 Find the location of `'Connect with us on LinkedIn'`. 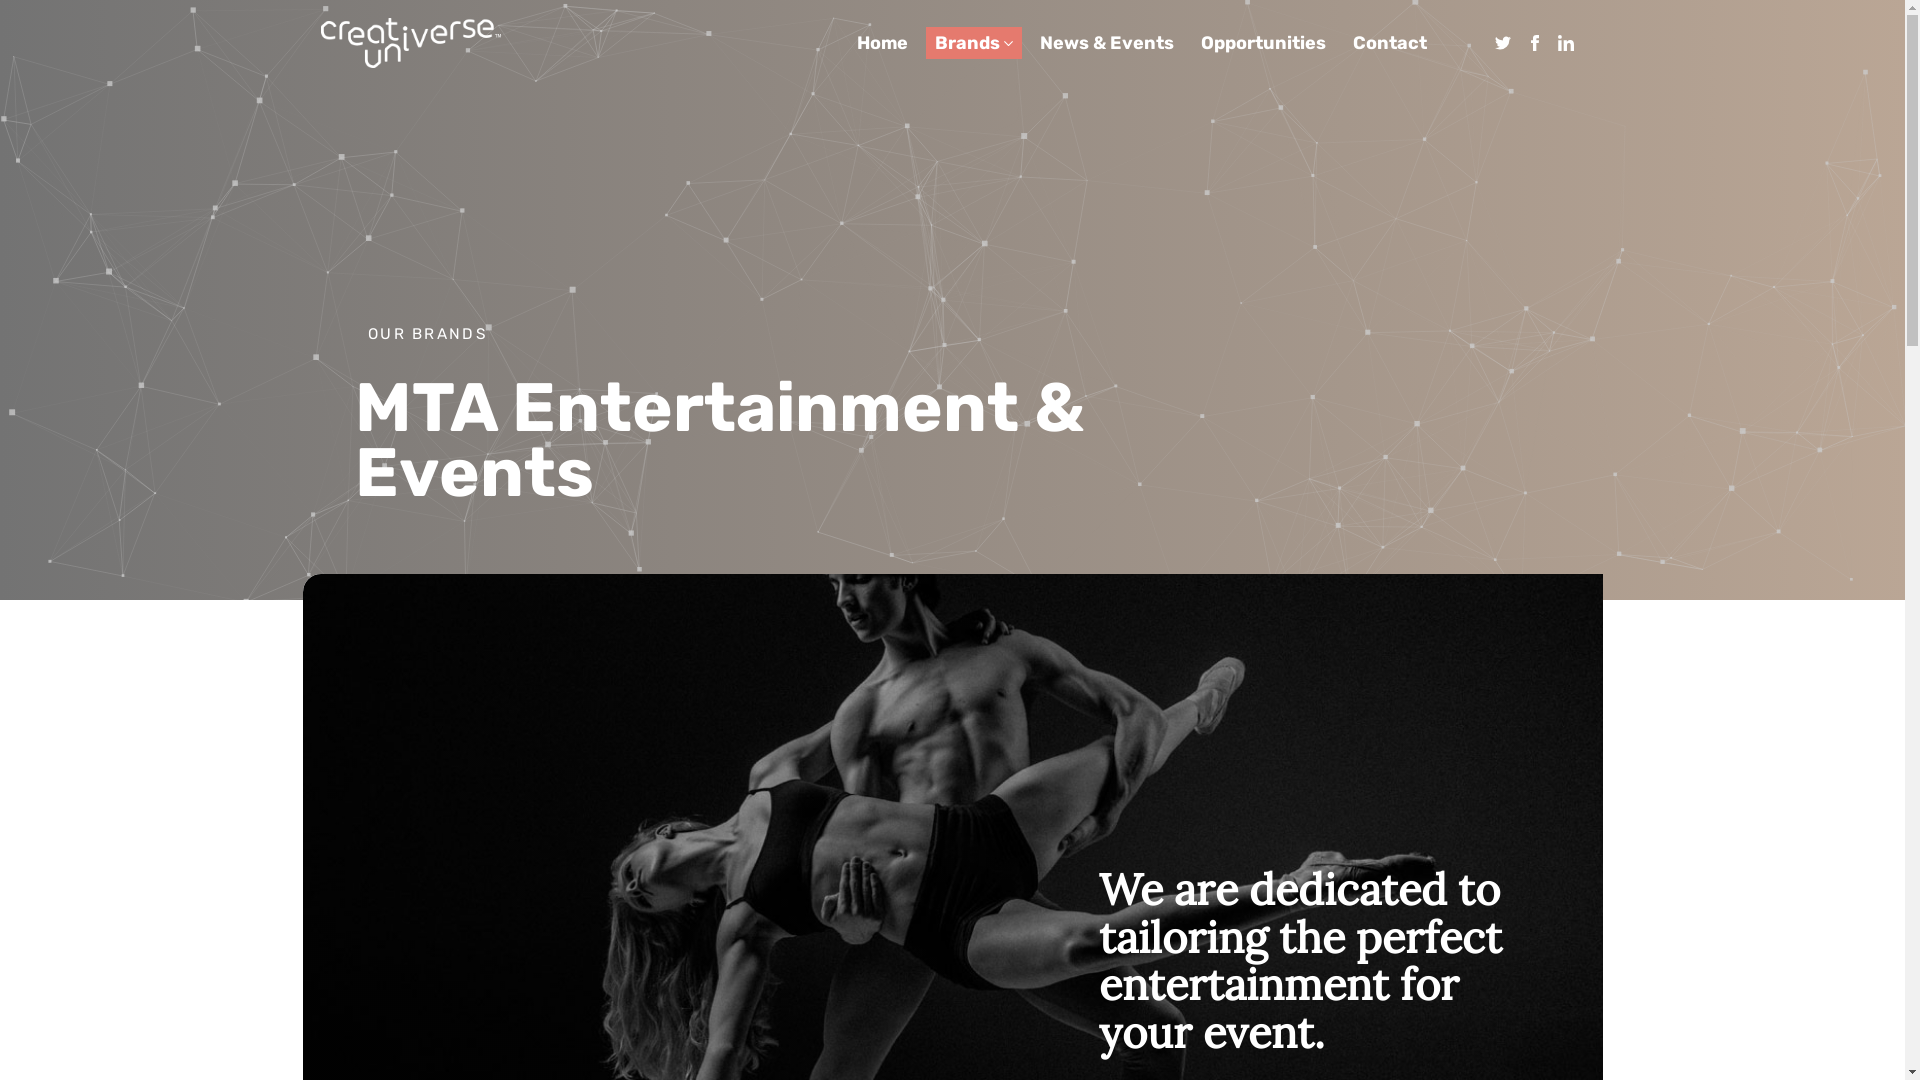

'Connect with us on LinkedIn' is located at coordinates (1564, 43).